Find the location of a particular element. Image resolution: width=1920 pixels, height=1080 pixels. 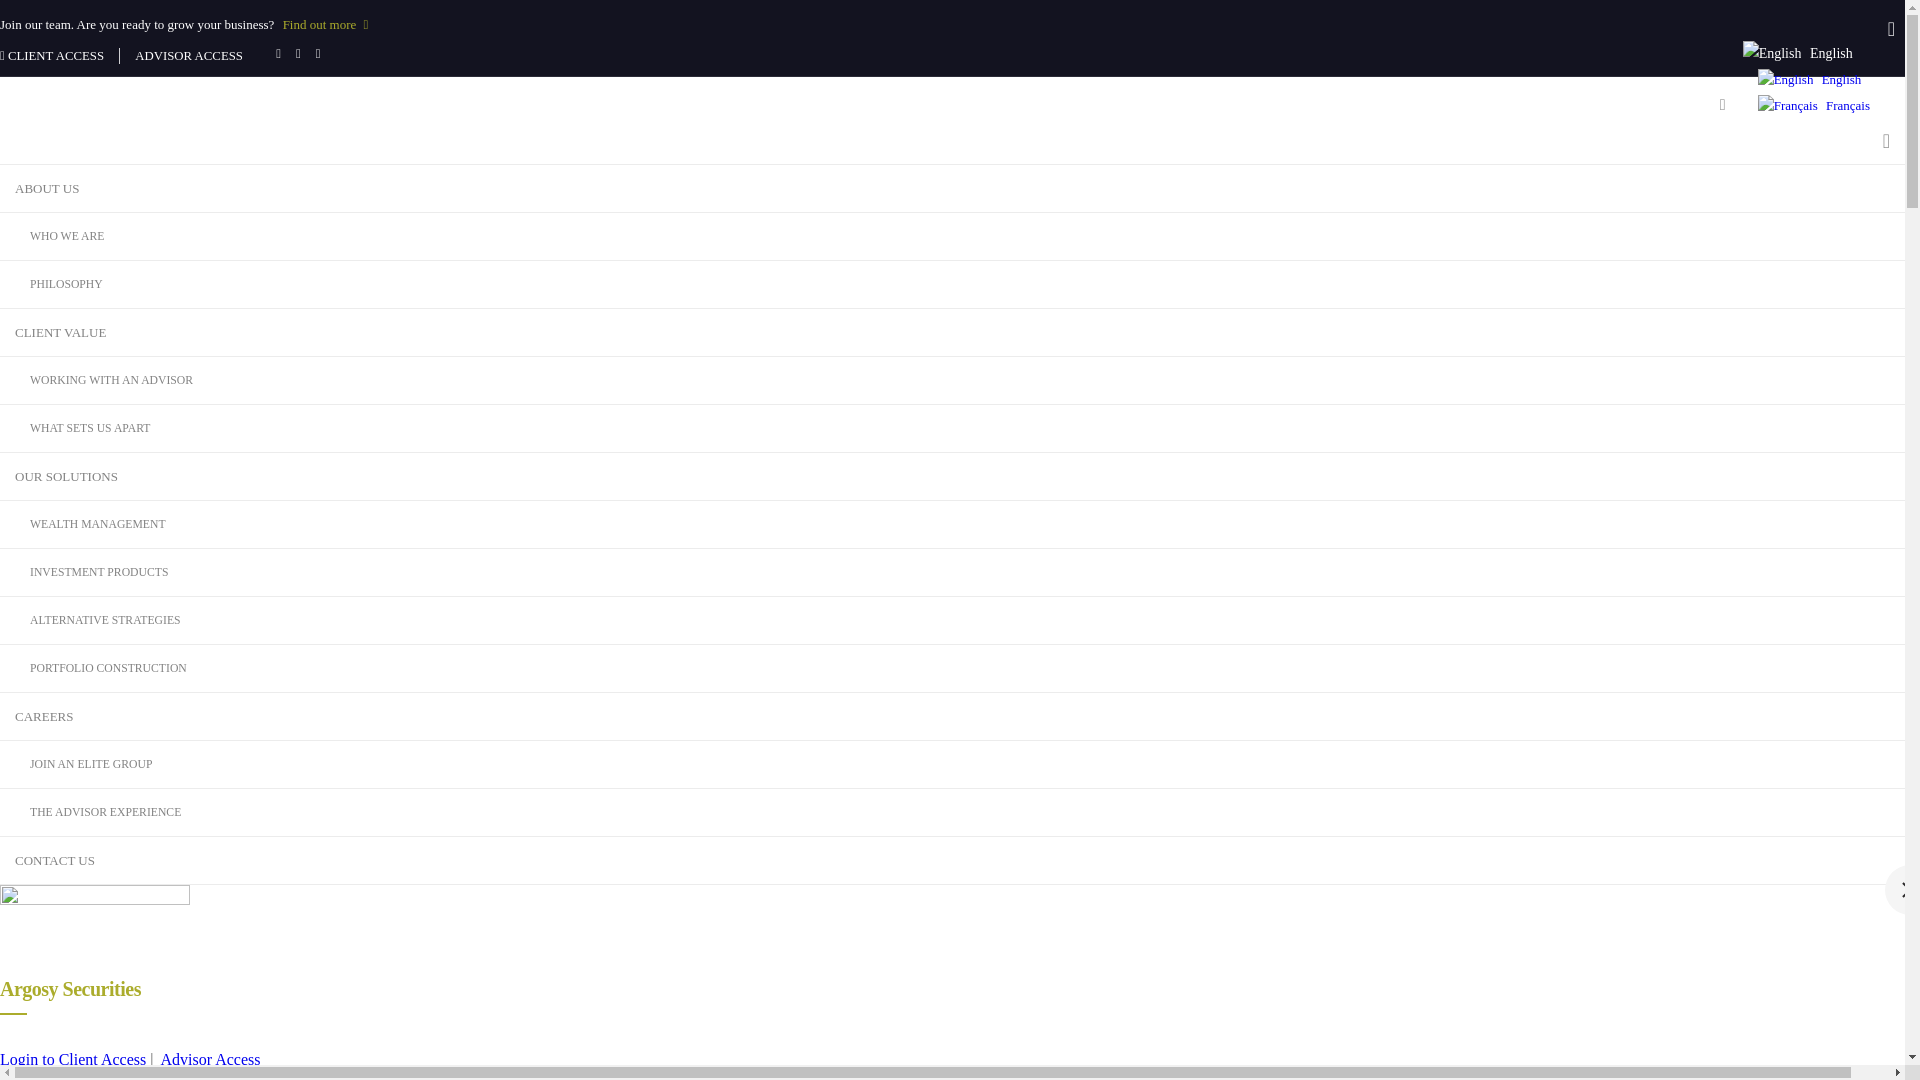

'CLIENT ACCESS' is located at coordinates (52, 55).